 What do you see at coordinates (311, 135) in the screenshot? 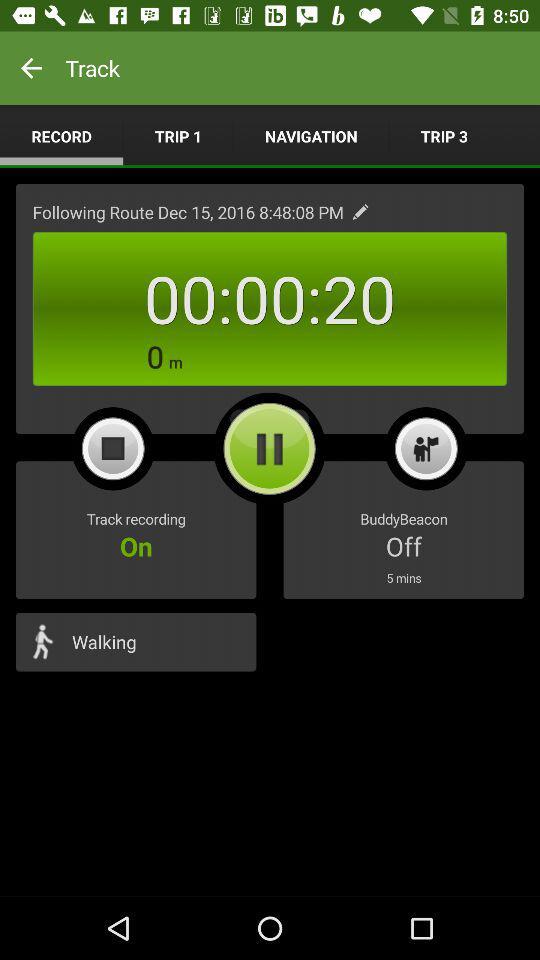
I see `the item to the right of trip 1 item` at bounding box center [311, 135].